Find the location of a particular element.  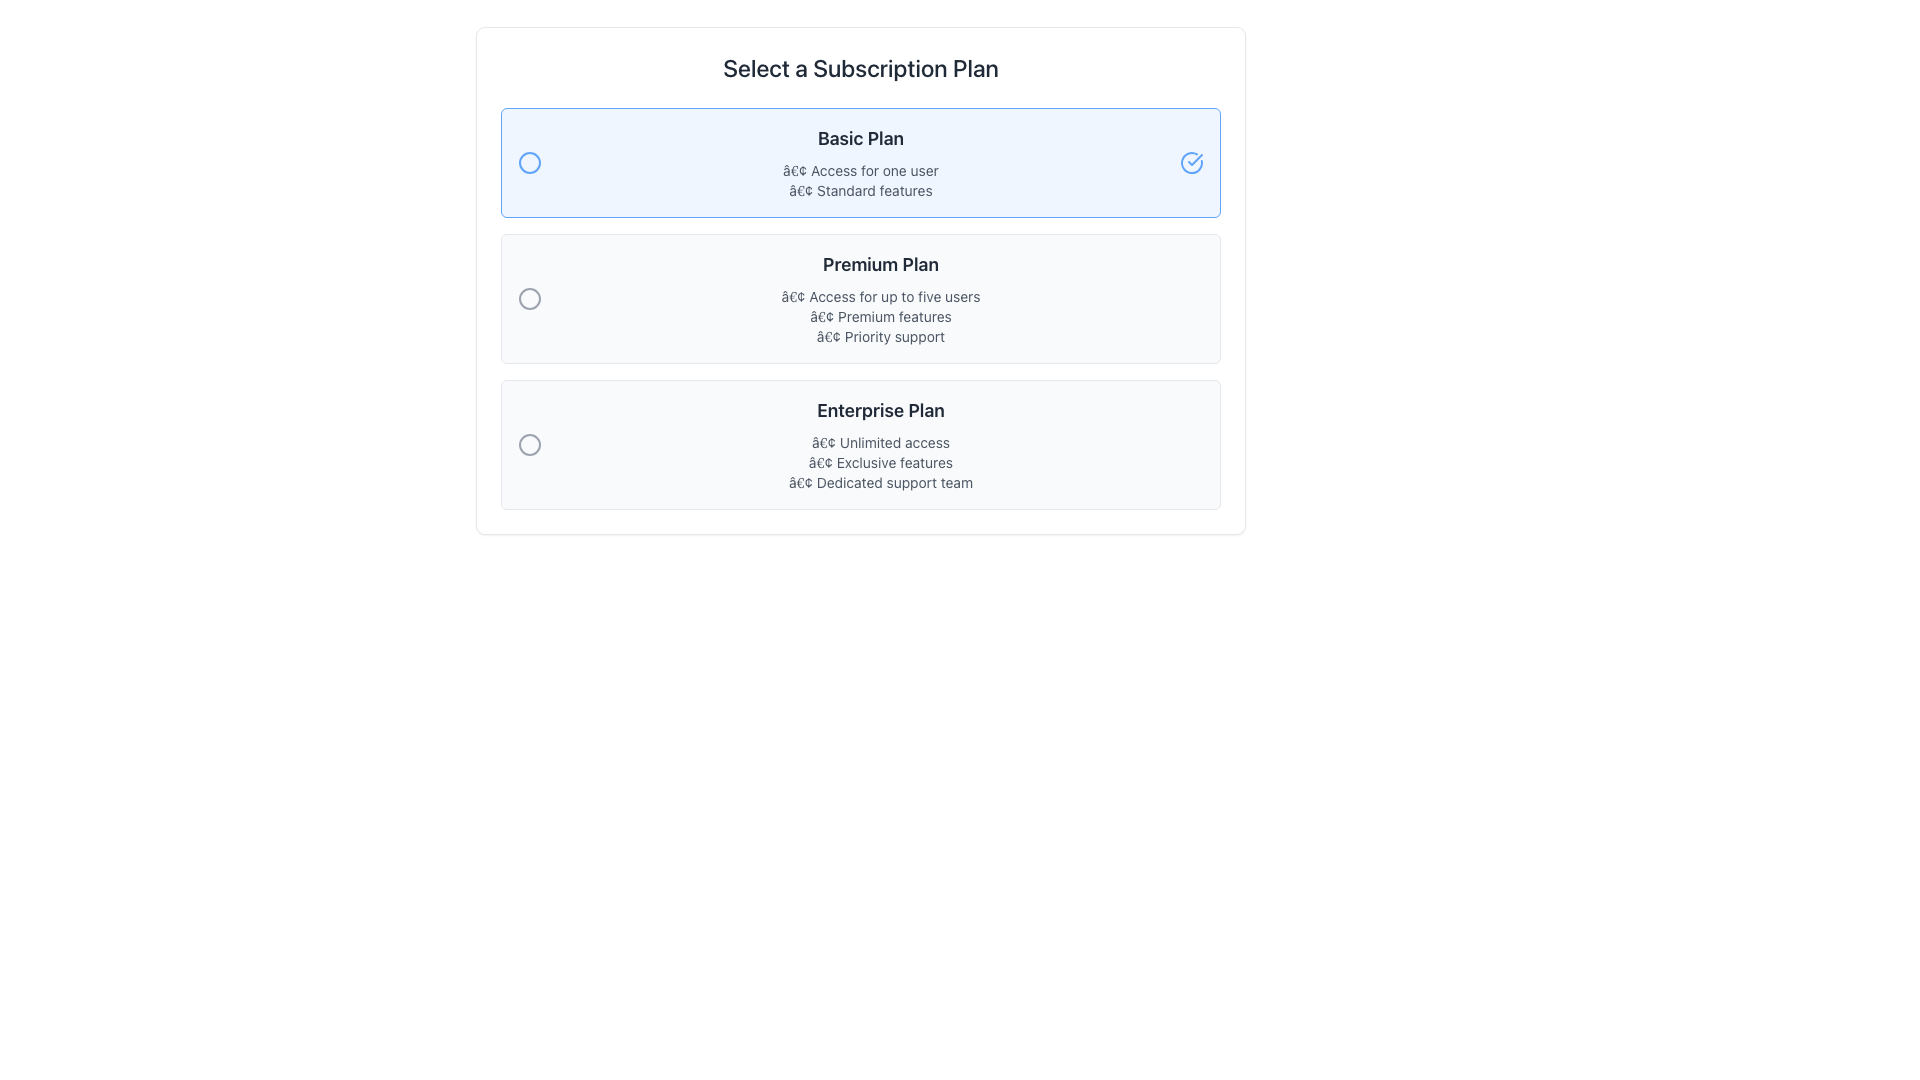

the SVG circle element marking the 'Enterprise Plan' option, which is located in the third row of subscription plans and aligned to the left of the 'Enterprise Plan' section is located at coordinates (529, 443).